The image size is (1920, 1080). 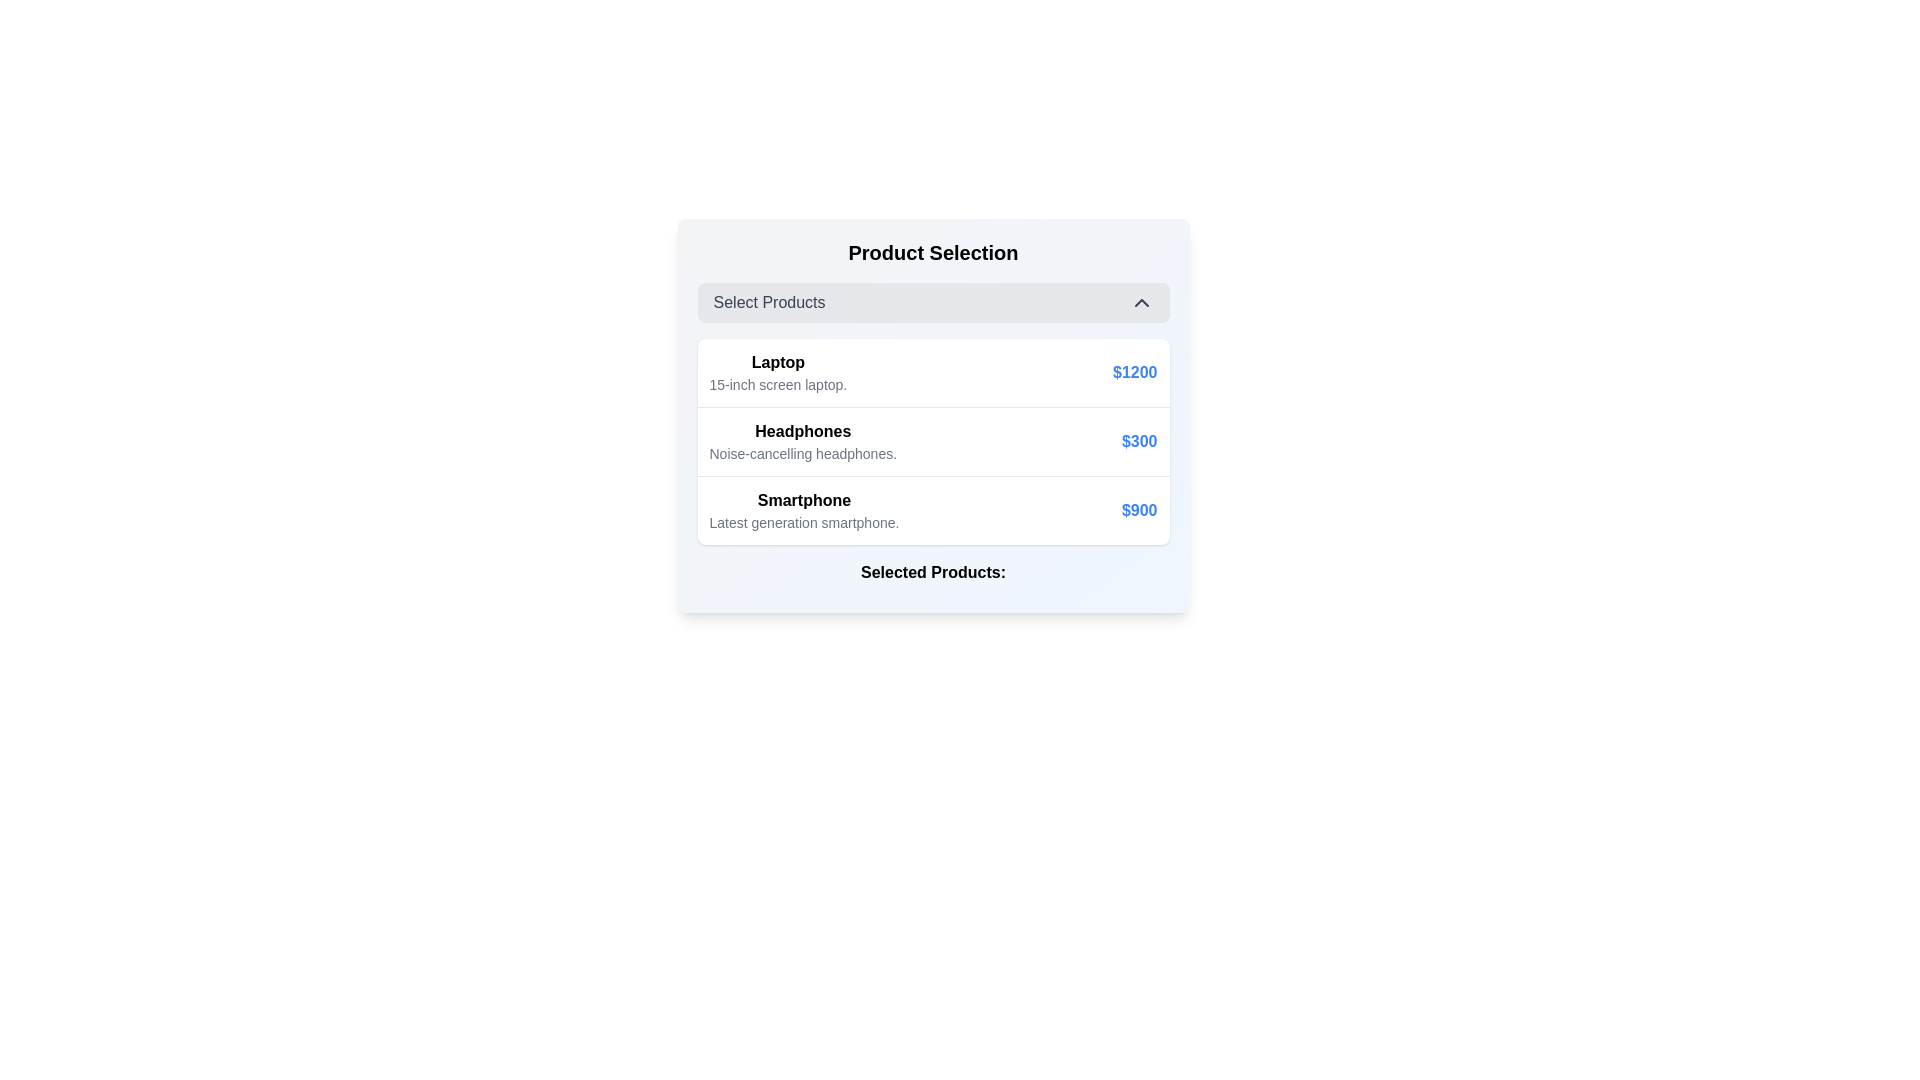 What do you see at coordinates (932, 440) in the screenshot?
I see `the second item` at bounding box center [932, 440].